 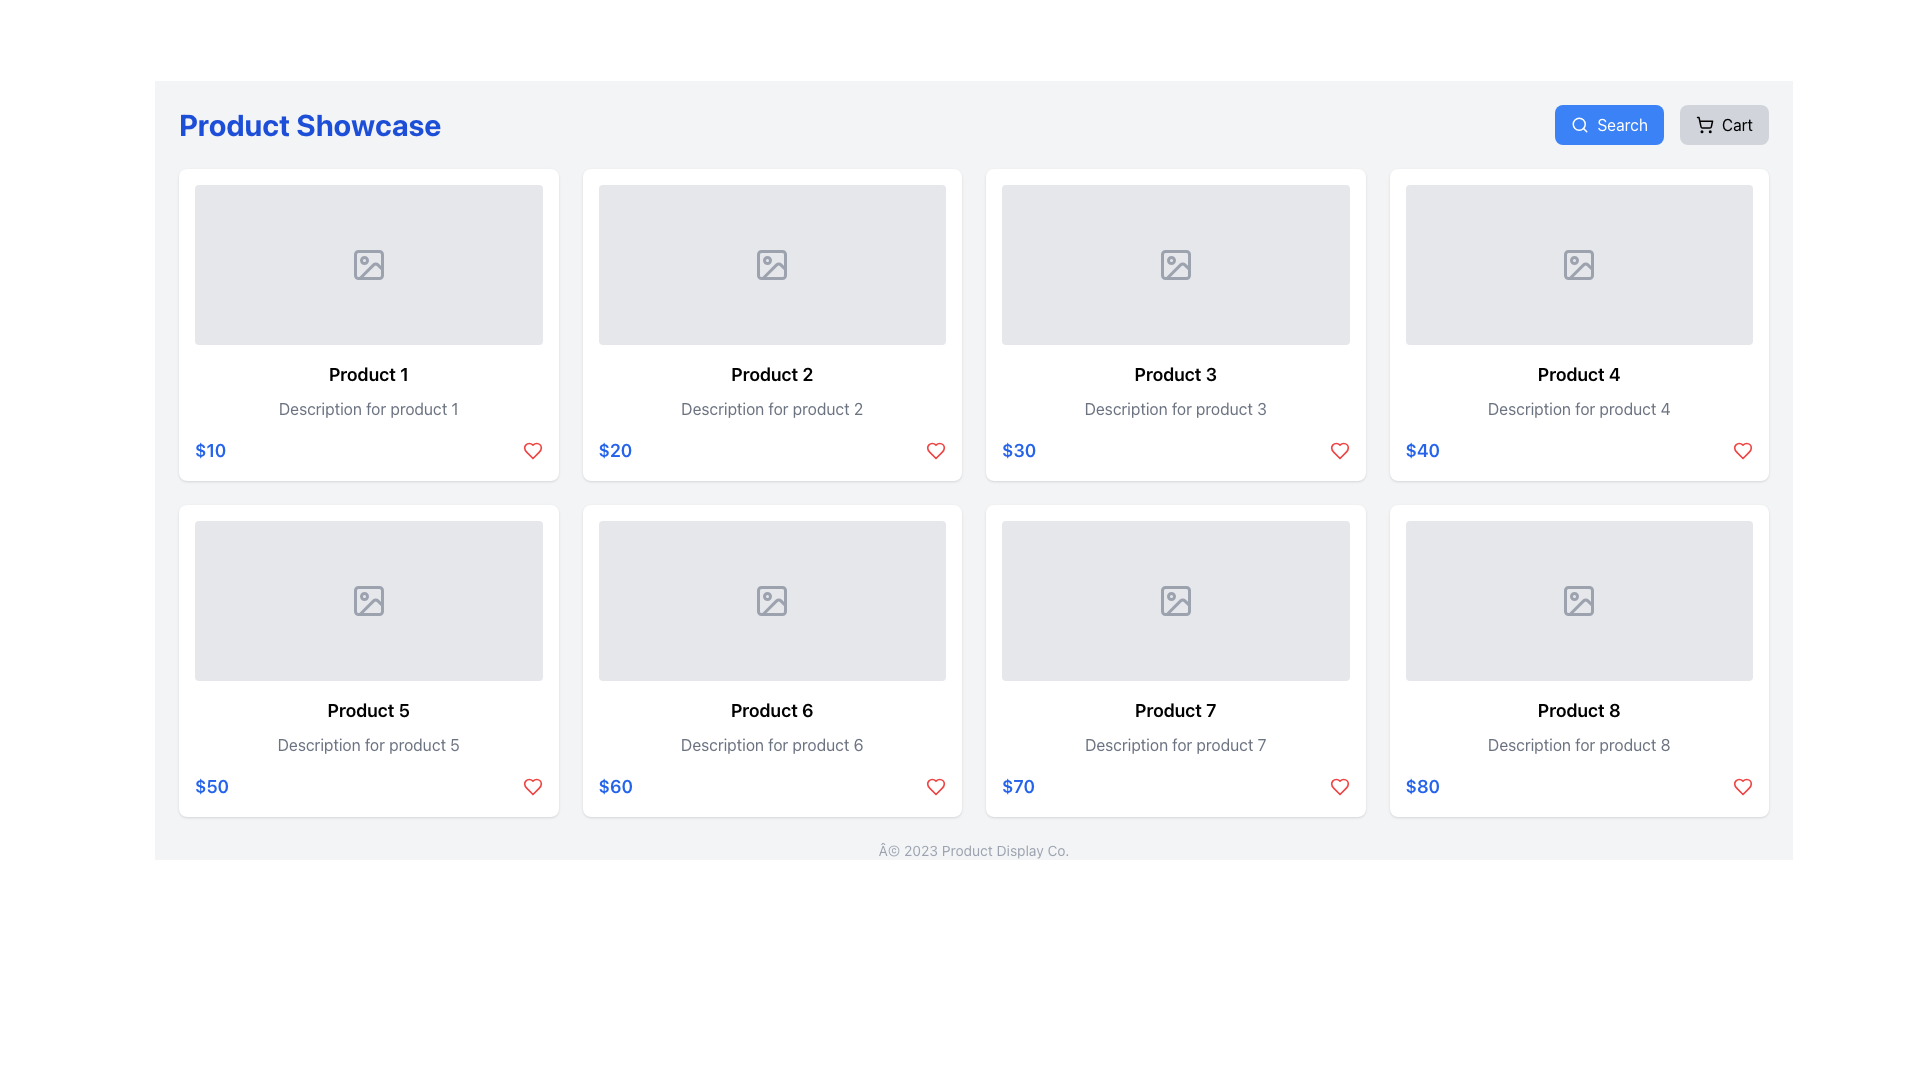 What do you see at coordinates (532, 451) in the screenshot?
I see `the heart-shaped icon outlined in red, which symbolizes a 'favorite' or 'like' action, positioned at the bottom-right corner of the first product card` at bounding box center [532, 451].